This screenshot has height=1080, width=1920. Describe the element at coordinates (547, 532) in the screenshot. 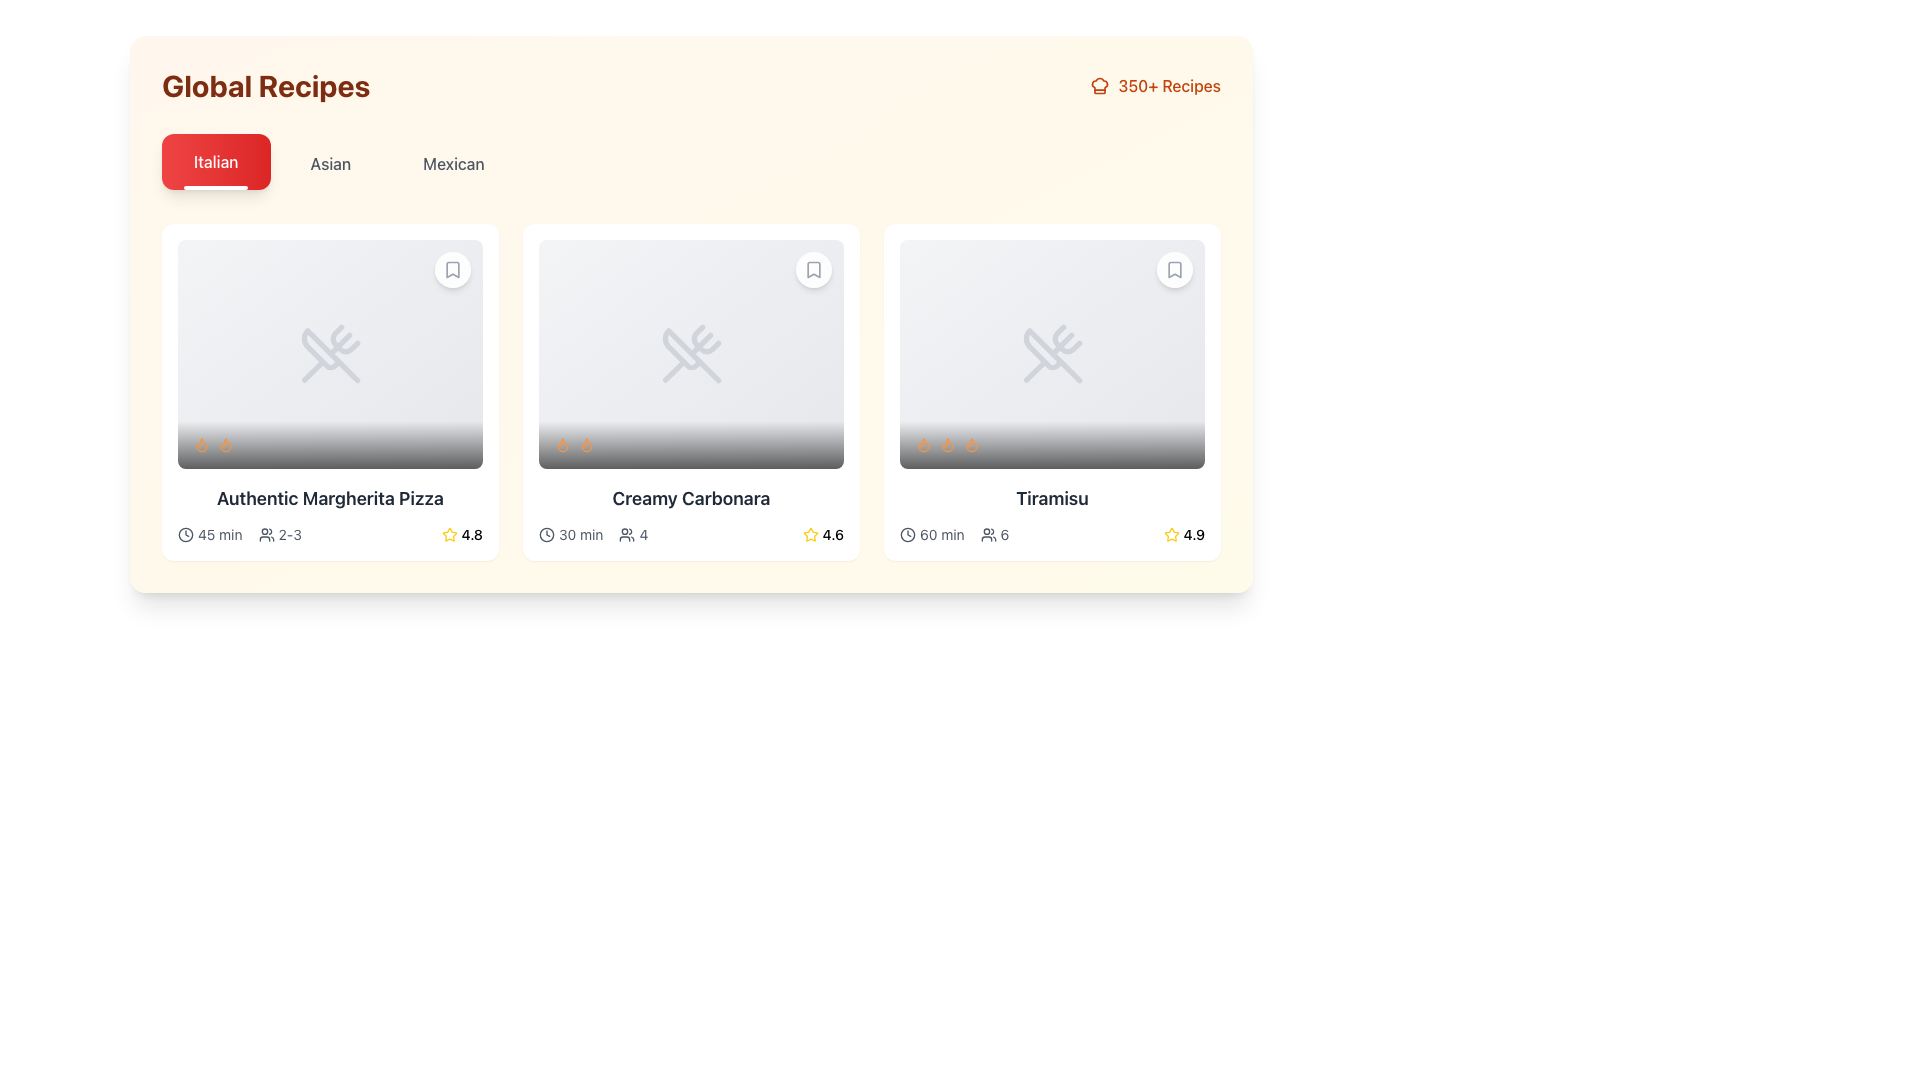

I see `the cooking duration visually` at that location.